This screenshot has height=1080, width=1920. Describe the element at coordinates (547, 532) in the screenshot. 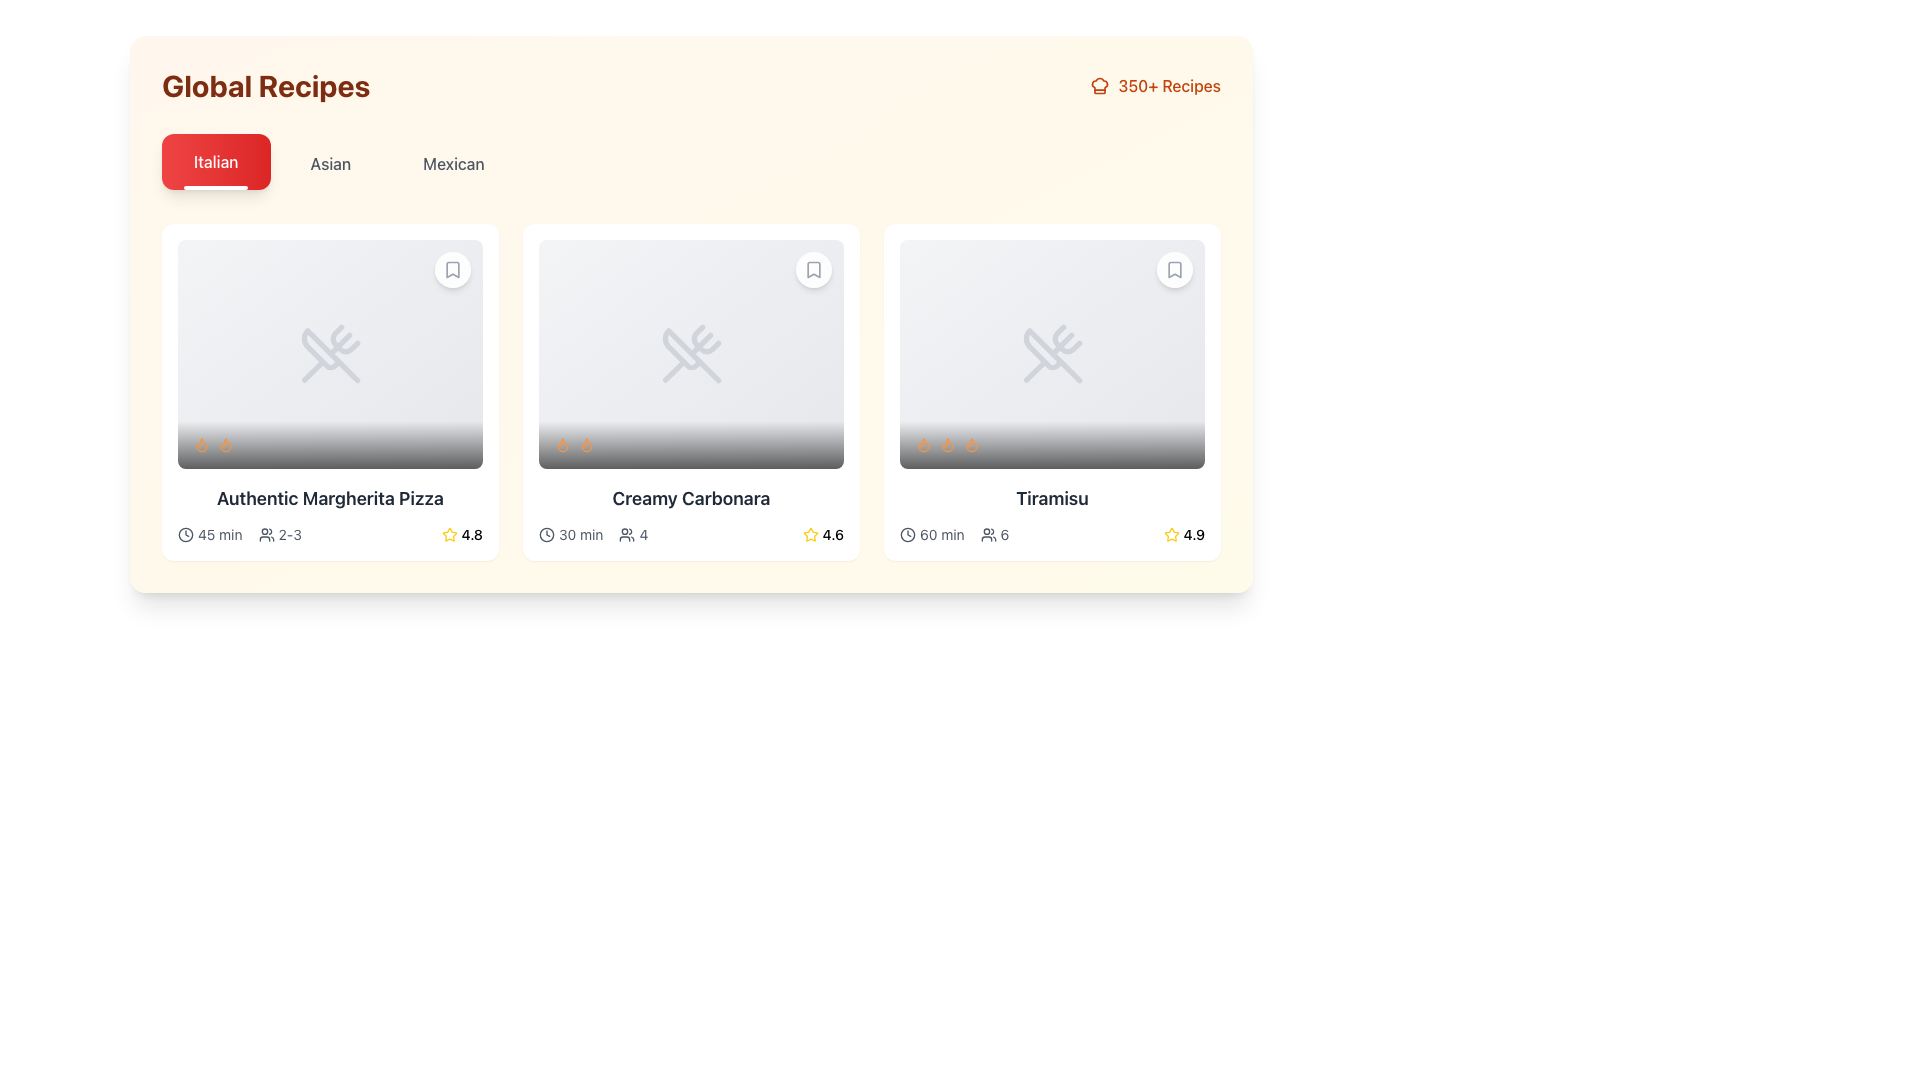

I see `the cooking duration visually` at that location.